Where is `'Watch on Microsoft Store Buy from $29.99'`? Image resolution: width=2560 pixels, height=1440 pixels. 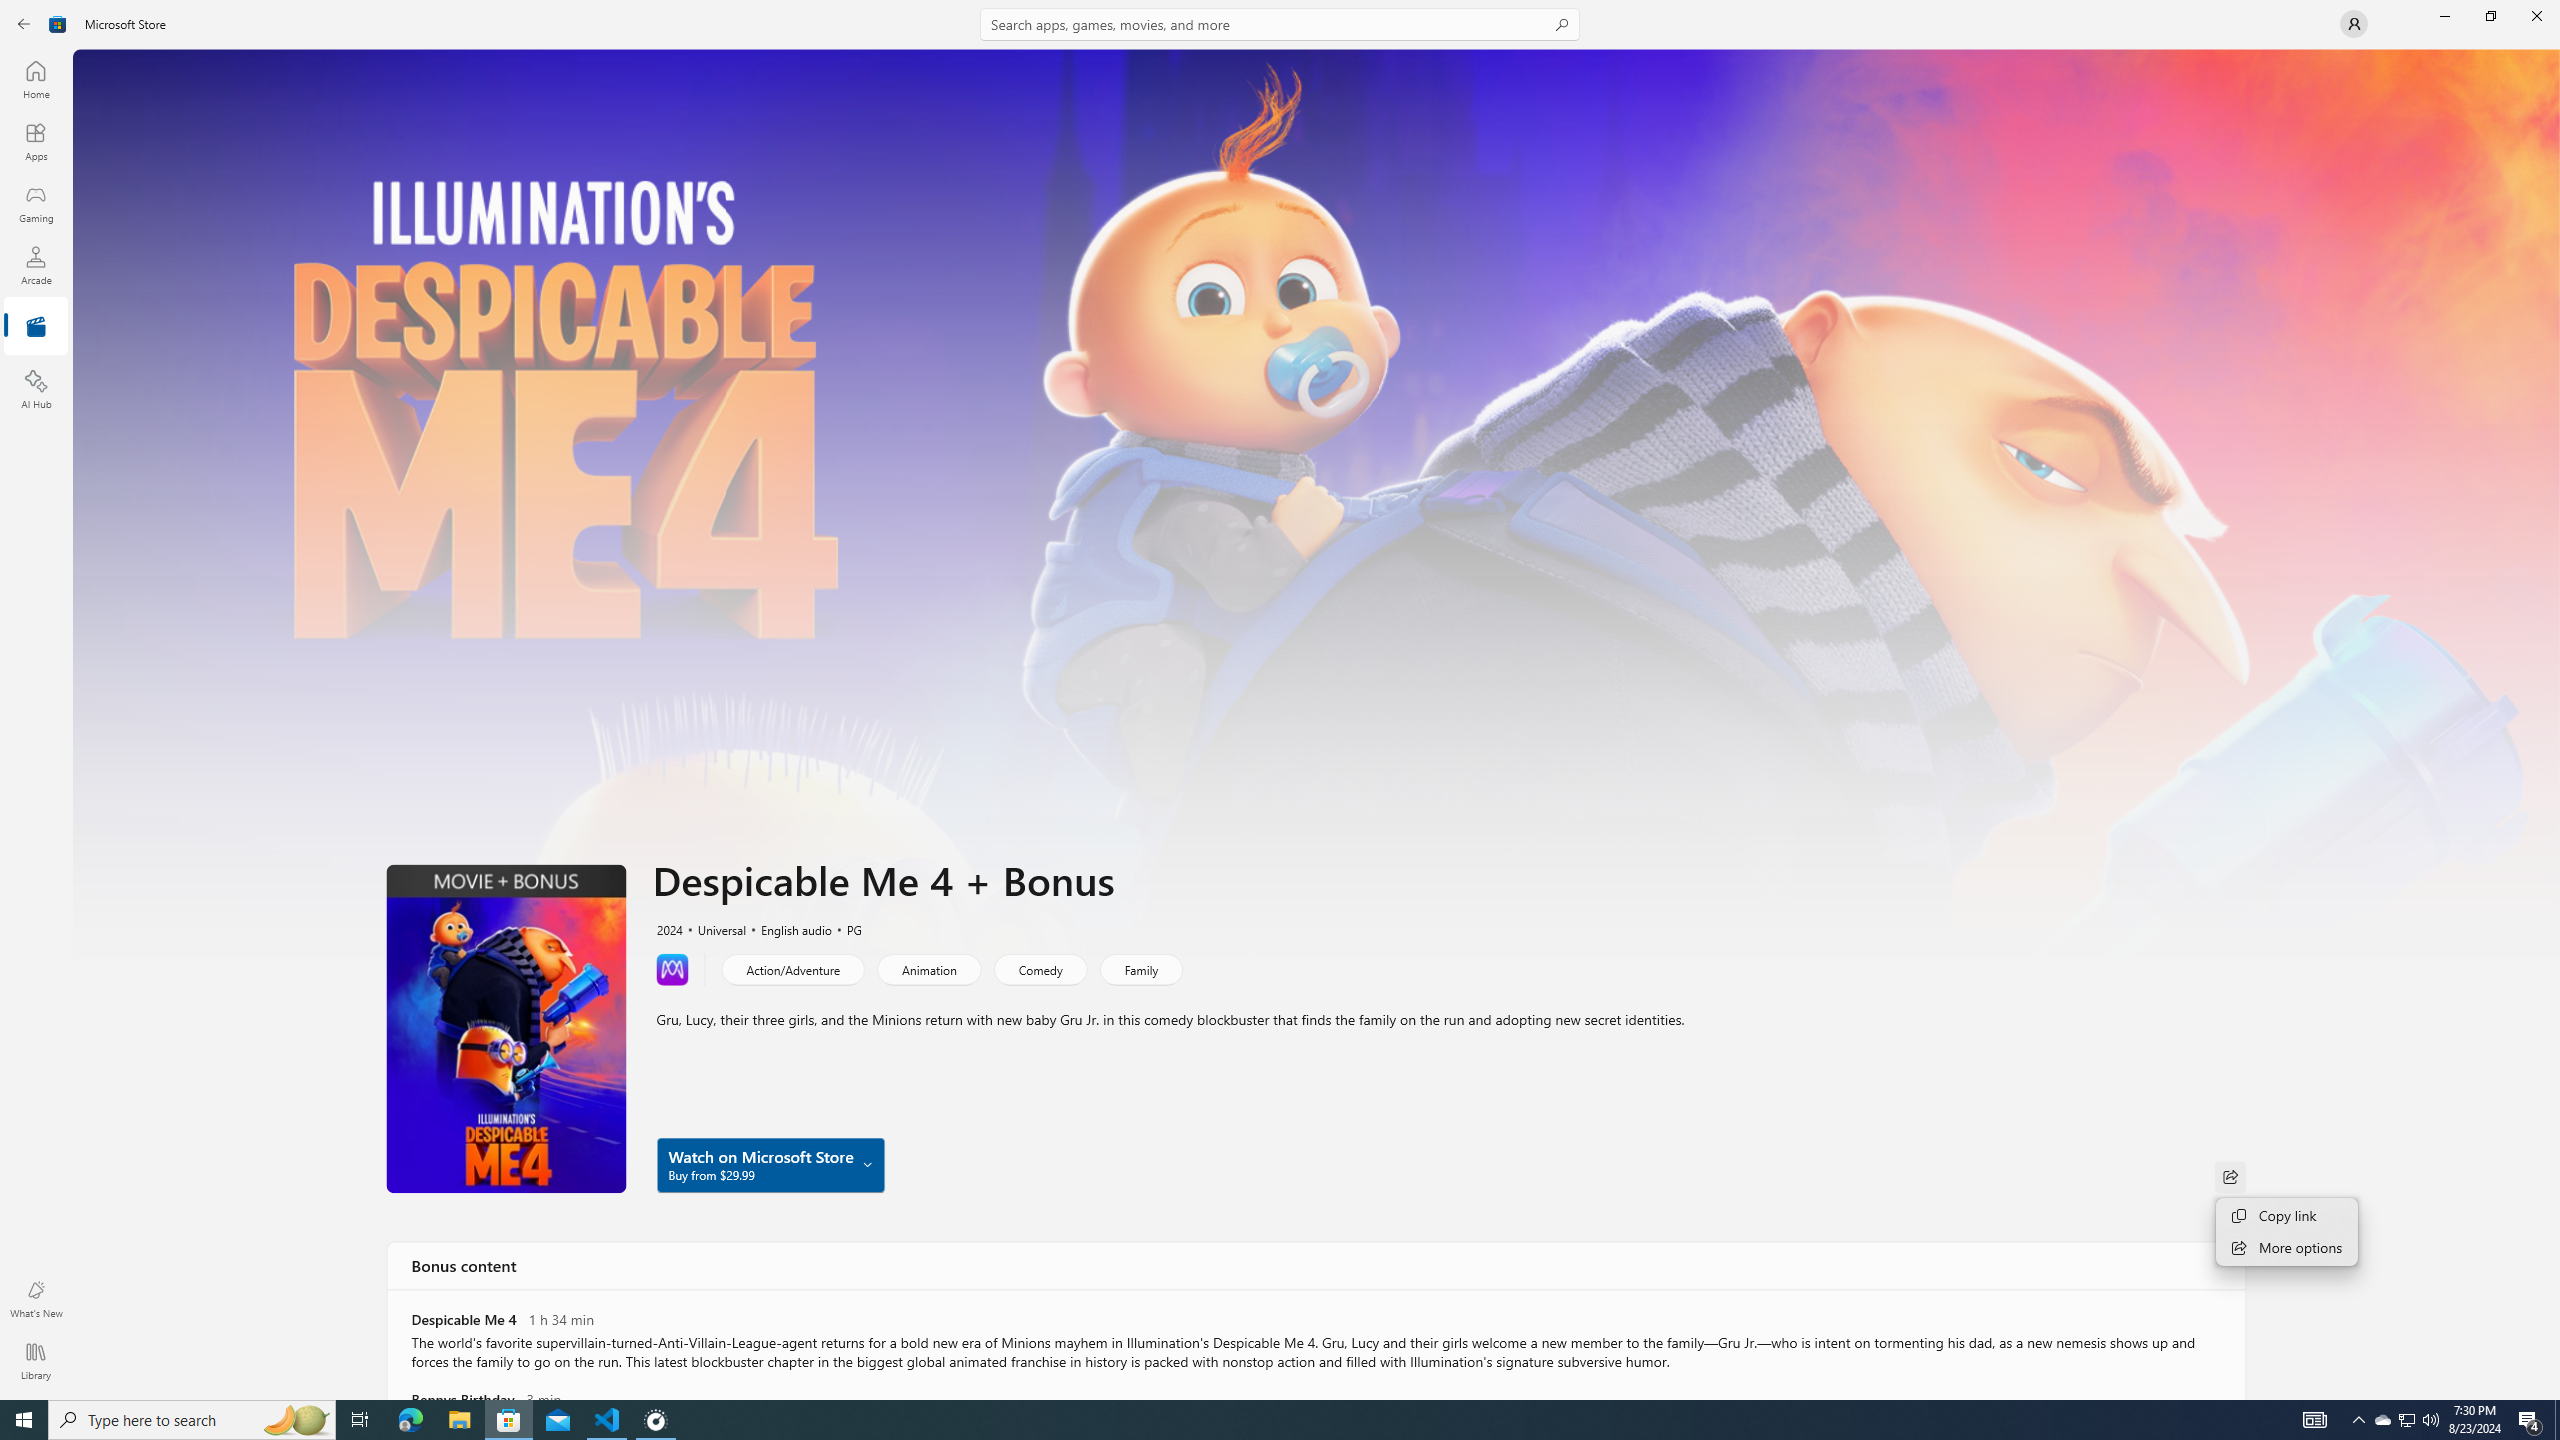 'Watch on Microsoft Store Buy from $29.99' is located at coordinates (770, 1164).